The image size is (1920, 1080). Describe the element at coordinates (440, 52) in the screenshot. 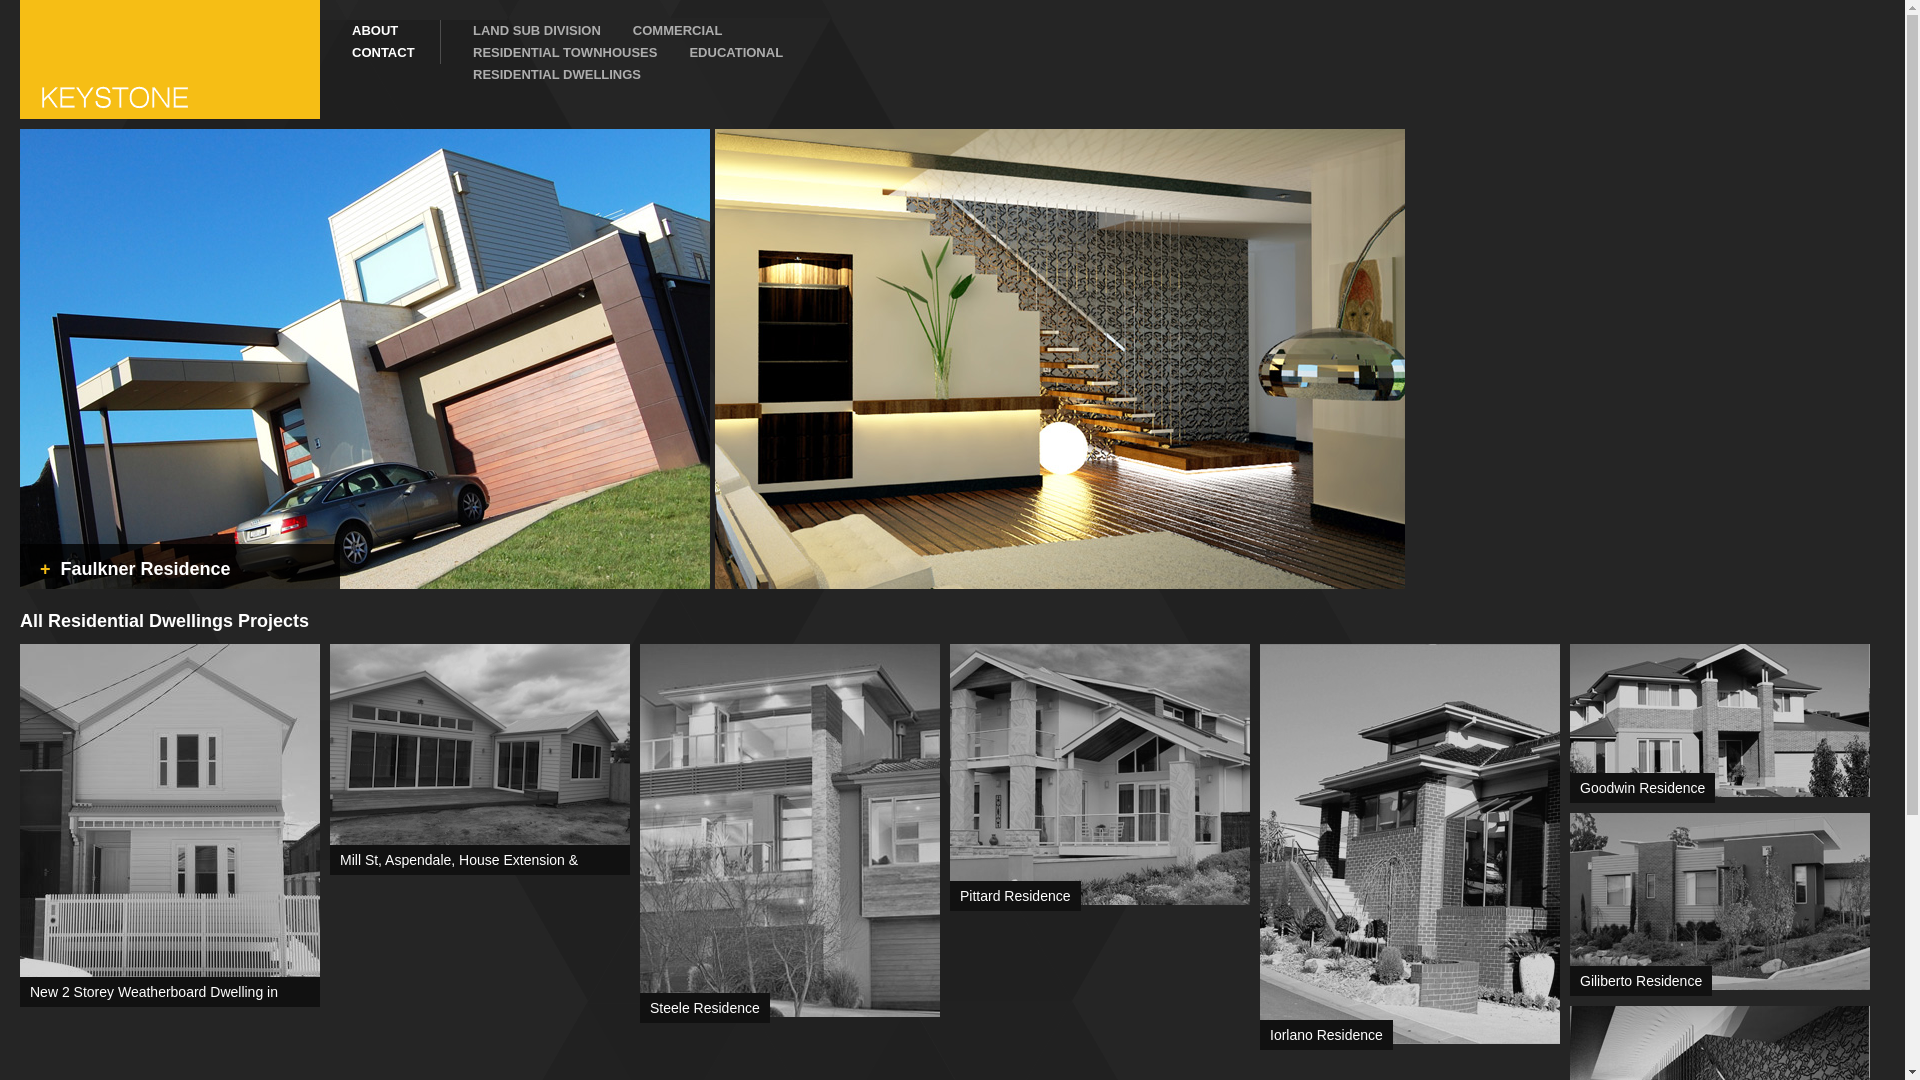

I see `'RESIDENTIAL TOWNHOUSES'` at that location.